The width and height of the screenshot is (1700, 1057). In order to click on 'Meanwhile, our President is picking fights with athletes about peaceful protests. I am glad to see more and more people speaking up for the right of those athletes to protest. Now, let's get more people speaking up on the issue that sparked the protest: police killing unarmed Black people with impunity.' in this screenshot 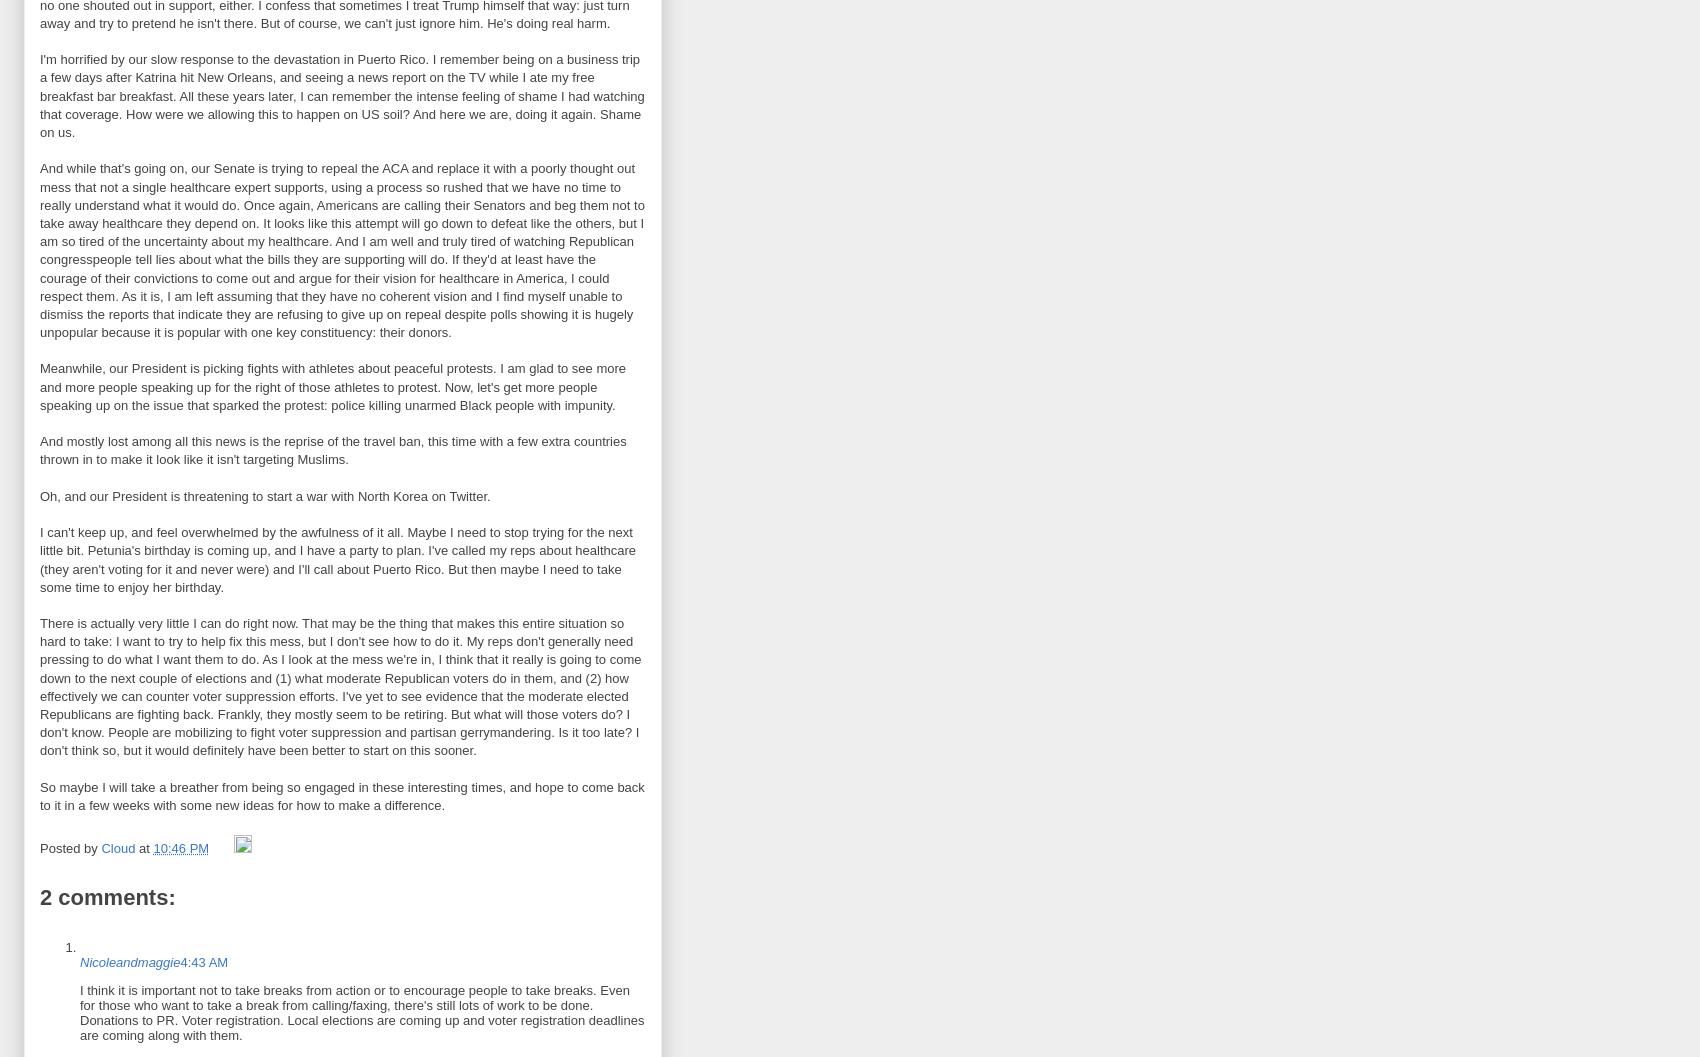, I will do `click(332, 385)`.